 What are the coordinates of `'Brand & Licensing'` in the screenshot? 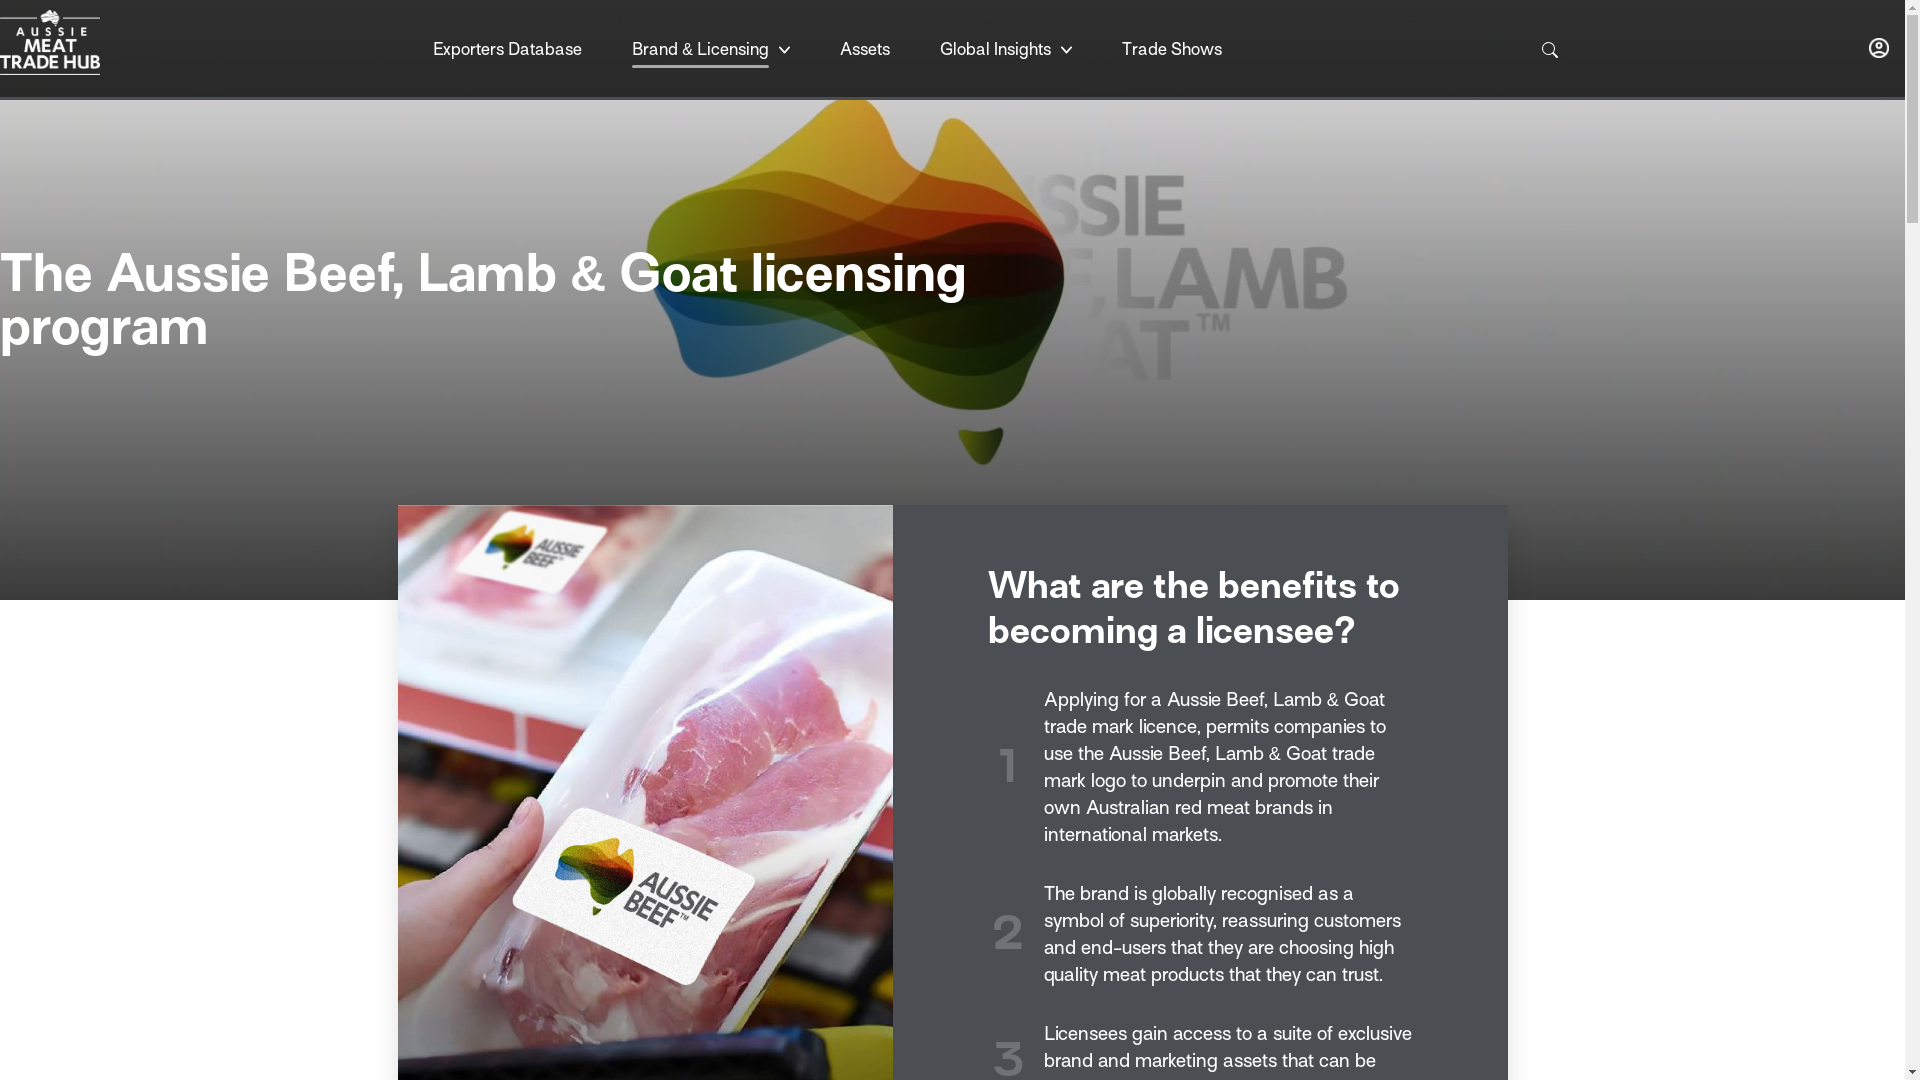 It's located at (710, 49).